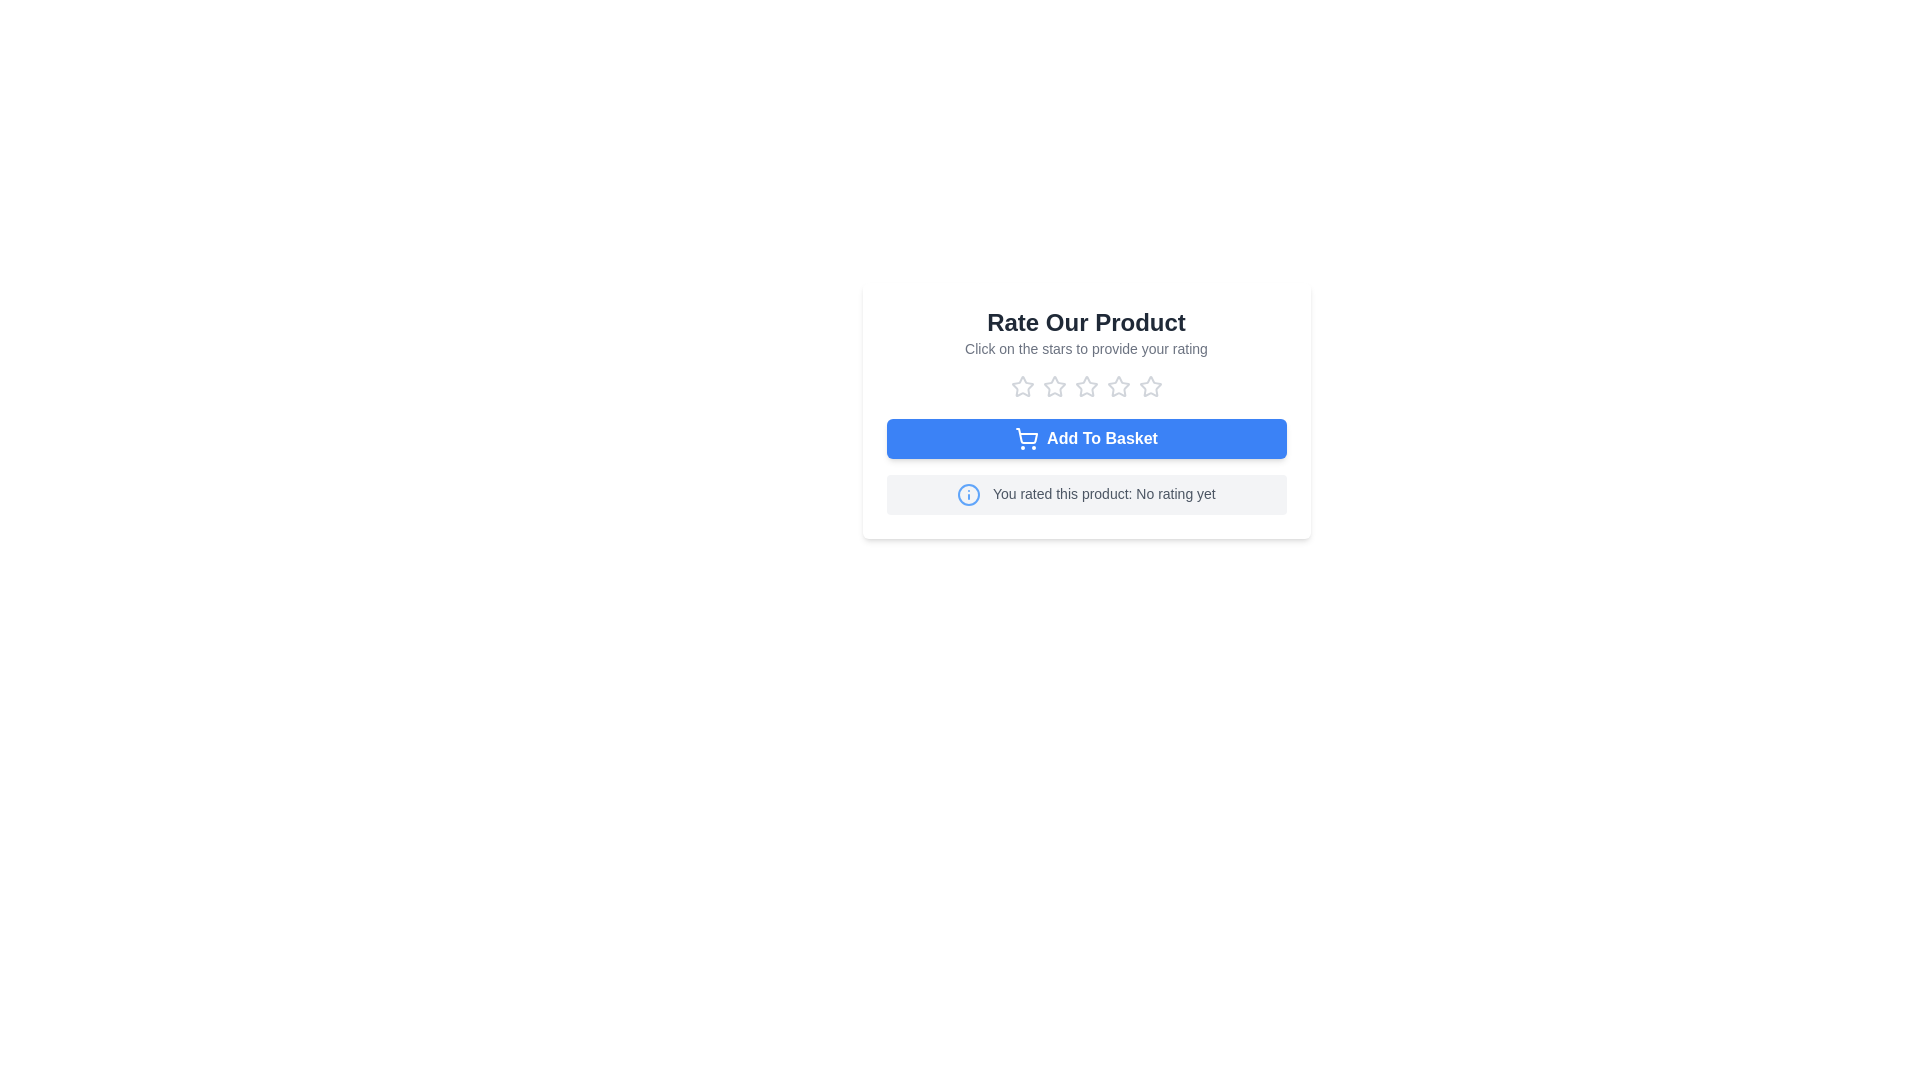 The image size is (1920, 1080). I want to click on the first star icon in the rating row, positioned immediately right of the 'Rate Our Product' label, so click(1022, 386).